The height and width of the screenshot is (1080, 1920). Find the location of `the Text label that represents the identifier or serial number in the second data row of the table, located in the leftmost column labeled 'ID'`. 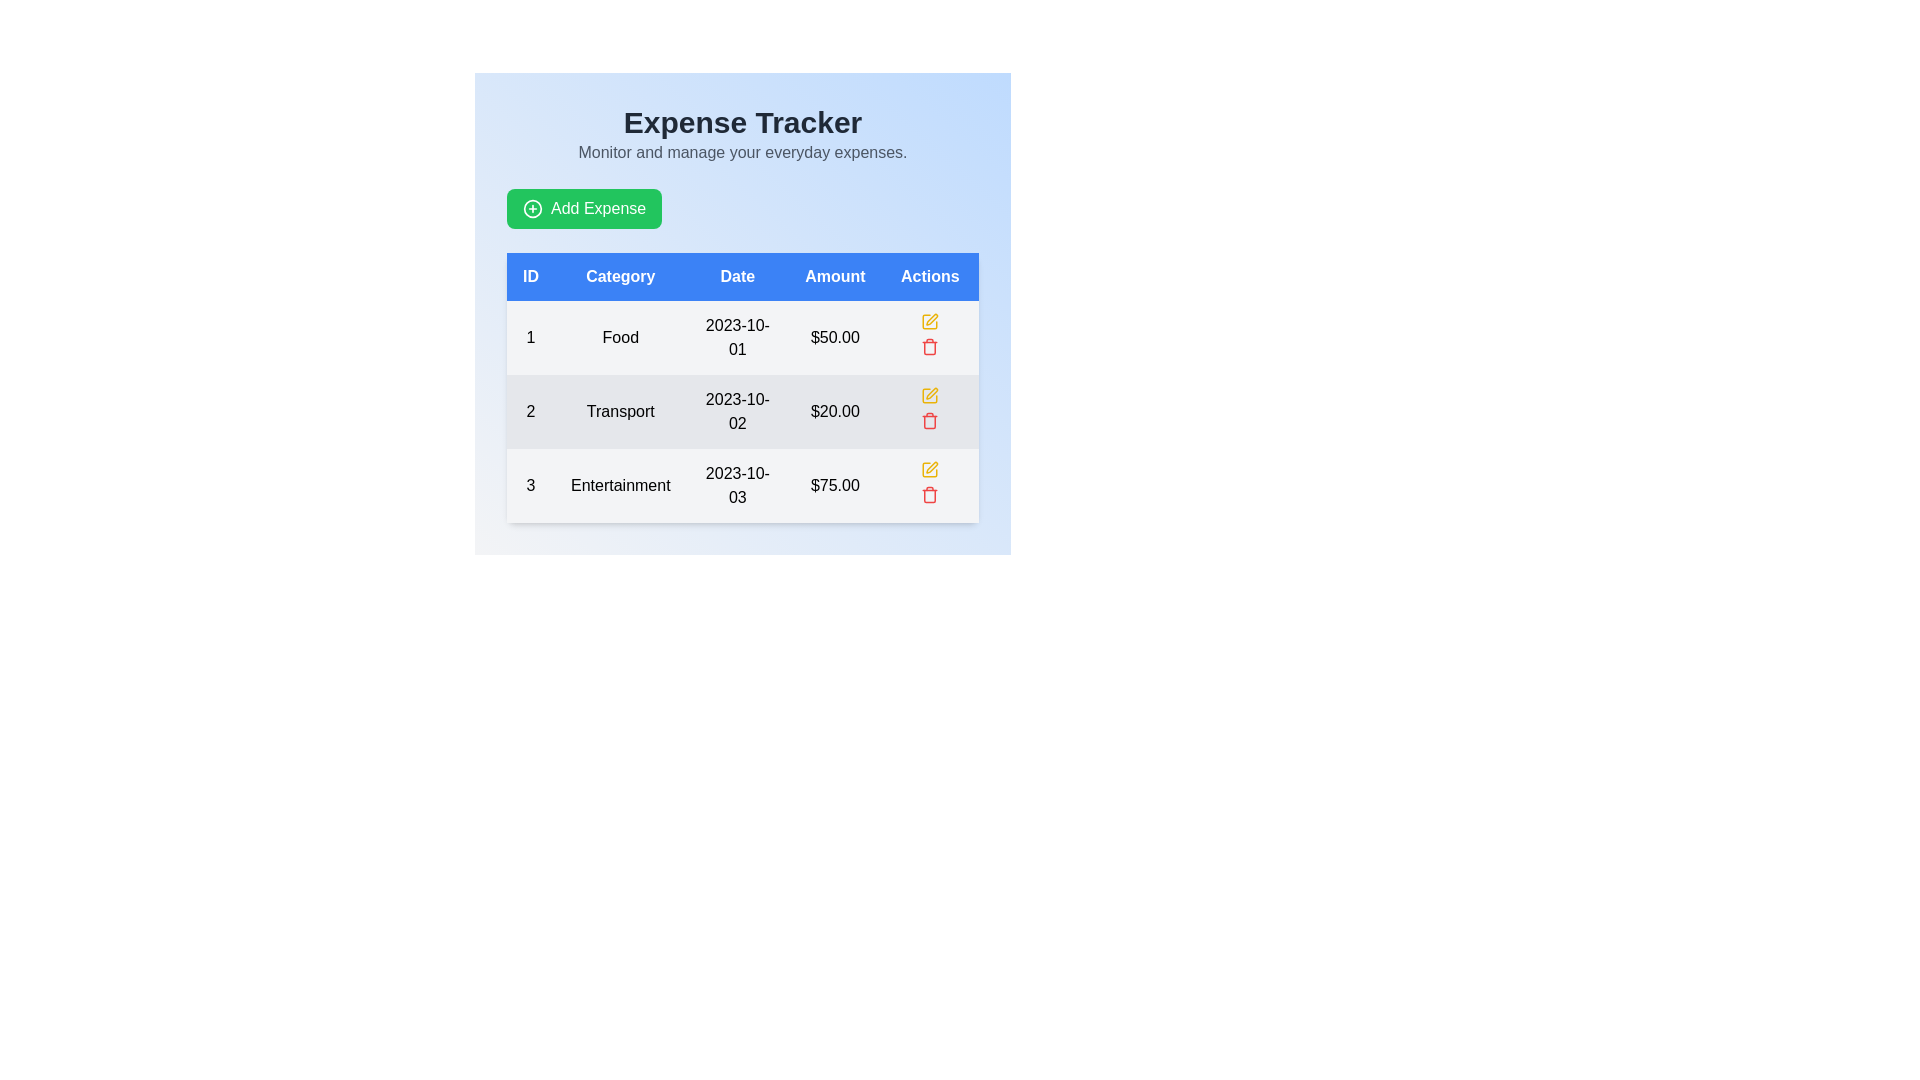

the Text label that represents the identifier or serial number in the second data row of the table, located in the leftmost column labeled 'ID' is located at coordinates (531, 411).